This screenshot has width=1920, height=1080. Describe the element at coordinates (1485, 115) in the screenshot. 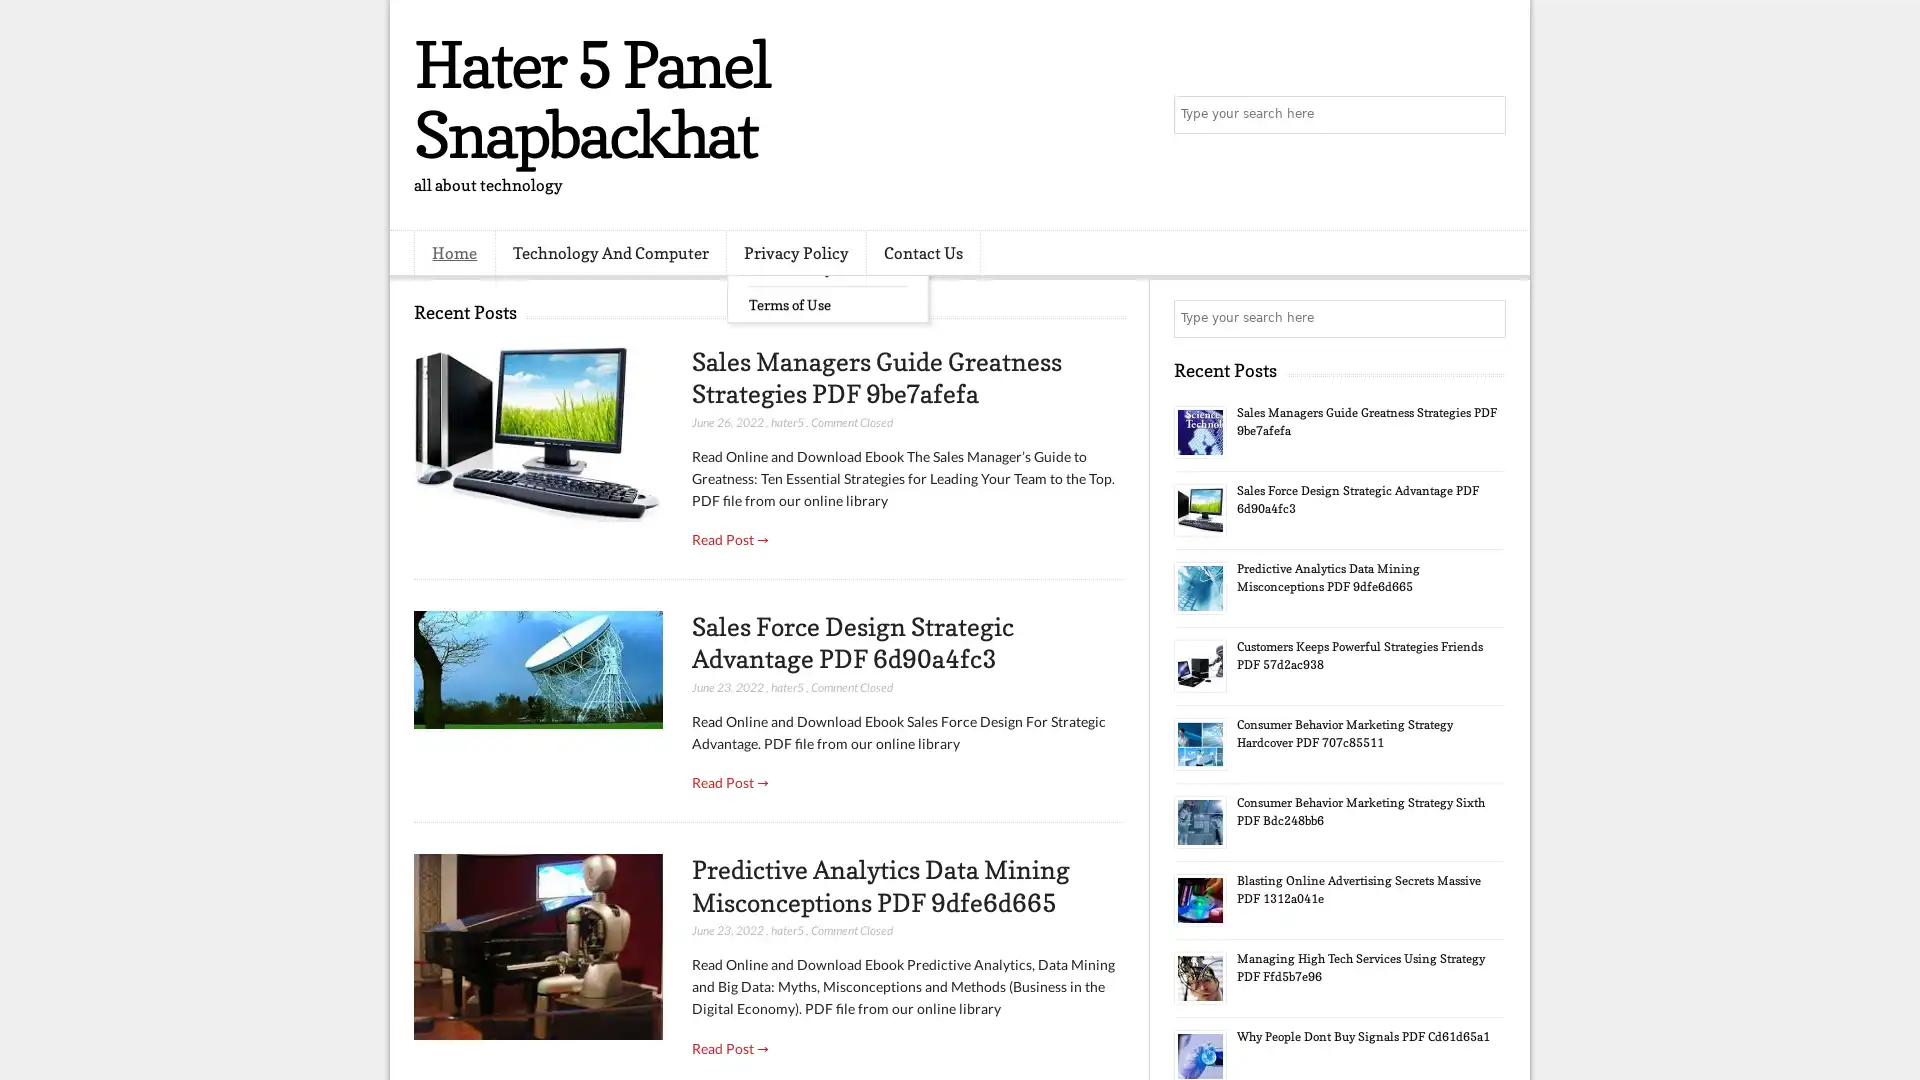

I see `Search` at that location.